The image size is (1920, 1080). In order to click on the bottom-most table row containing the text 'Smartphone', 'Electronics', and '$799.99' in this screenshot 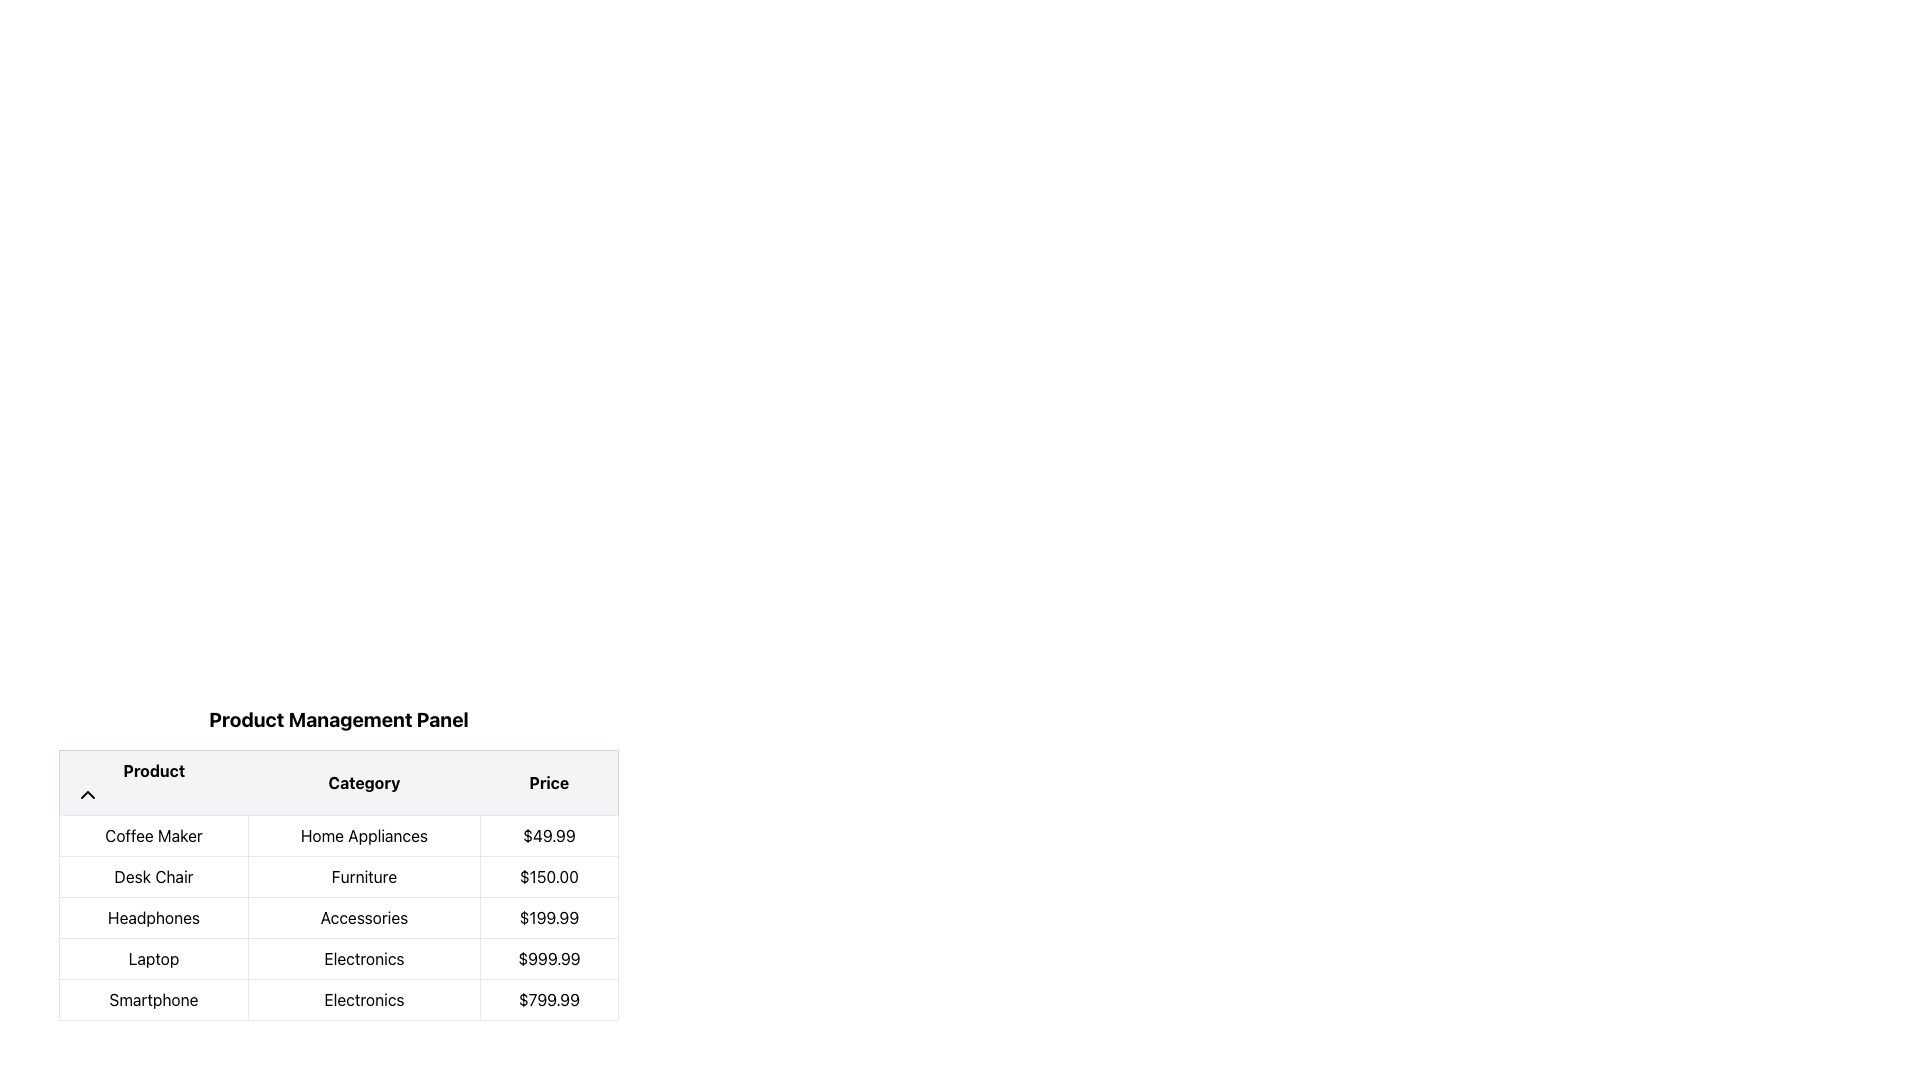, I will do `click(339, 999)`.